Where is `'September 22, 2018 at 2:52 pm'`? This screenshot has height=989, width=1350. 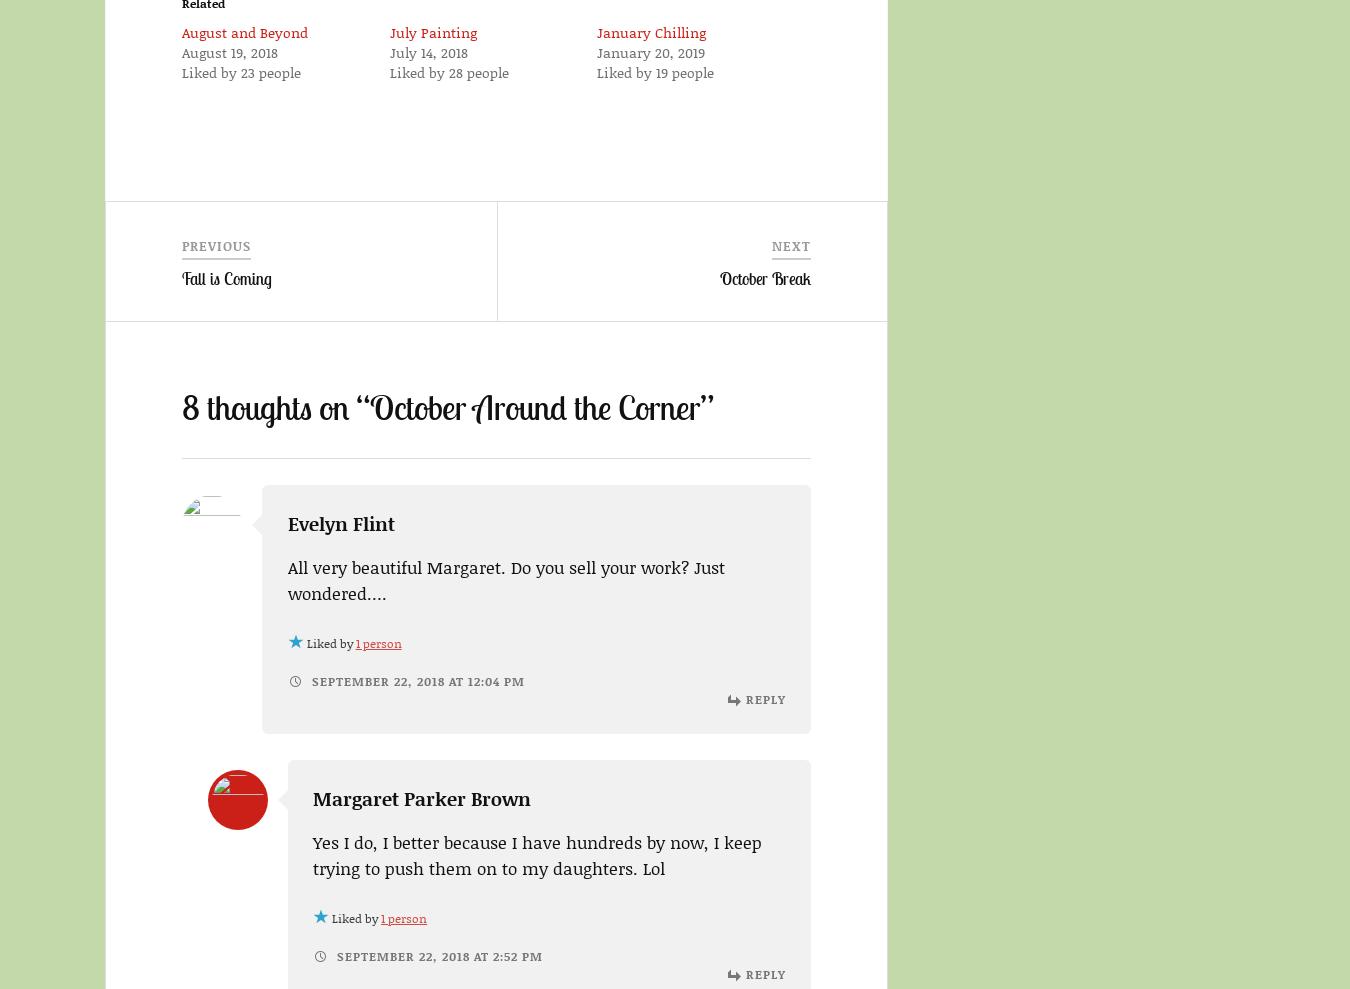 'September 22, 2018 at 2:52 pm' is located at coordinates (437, 956).